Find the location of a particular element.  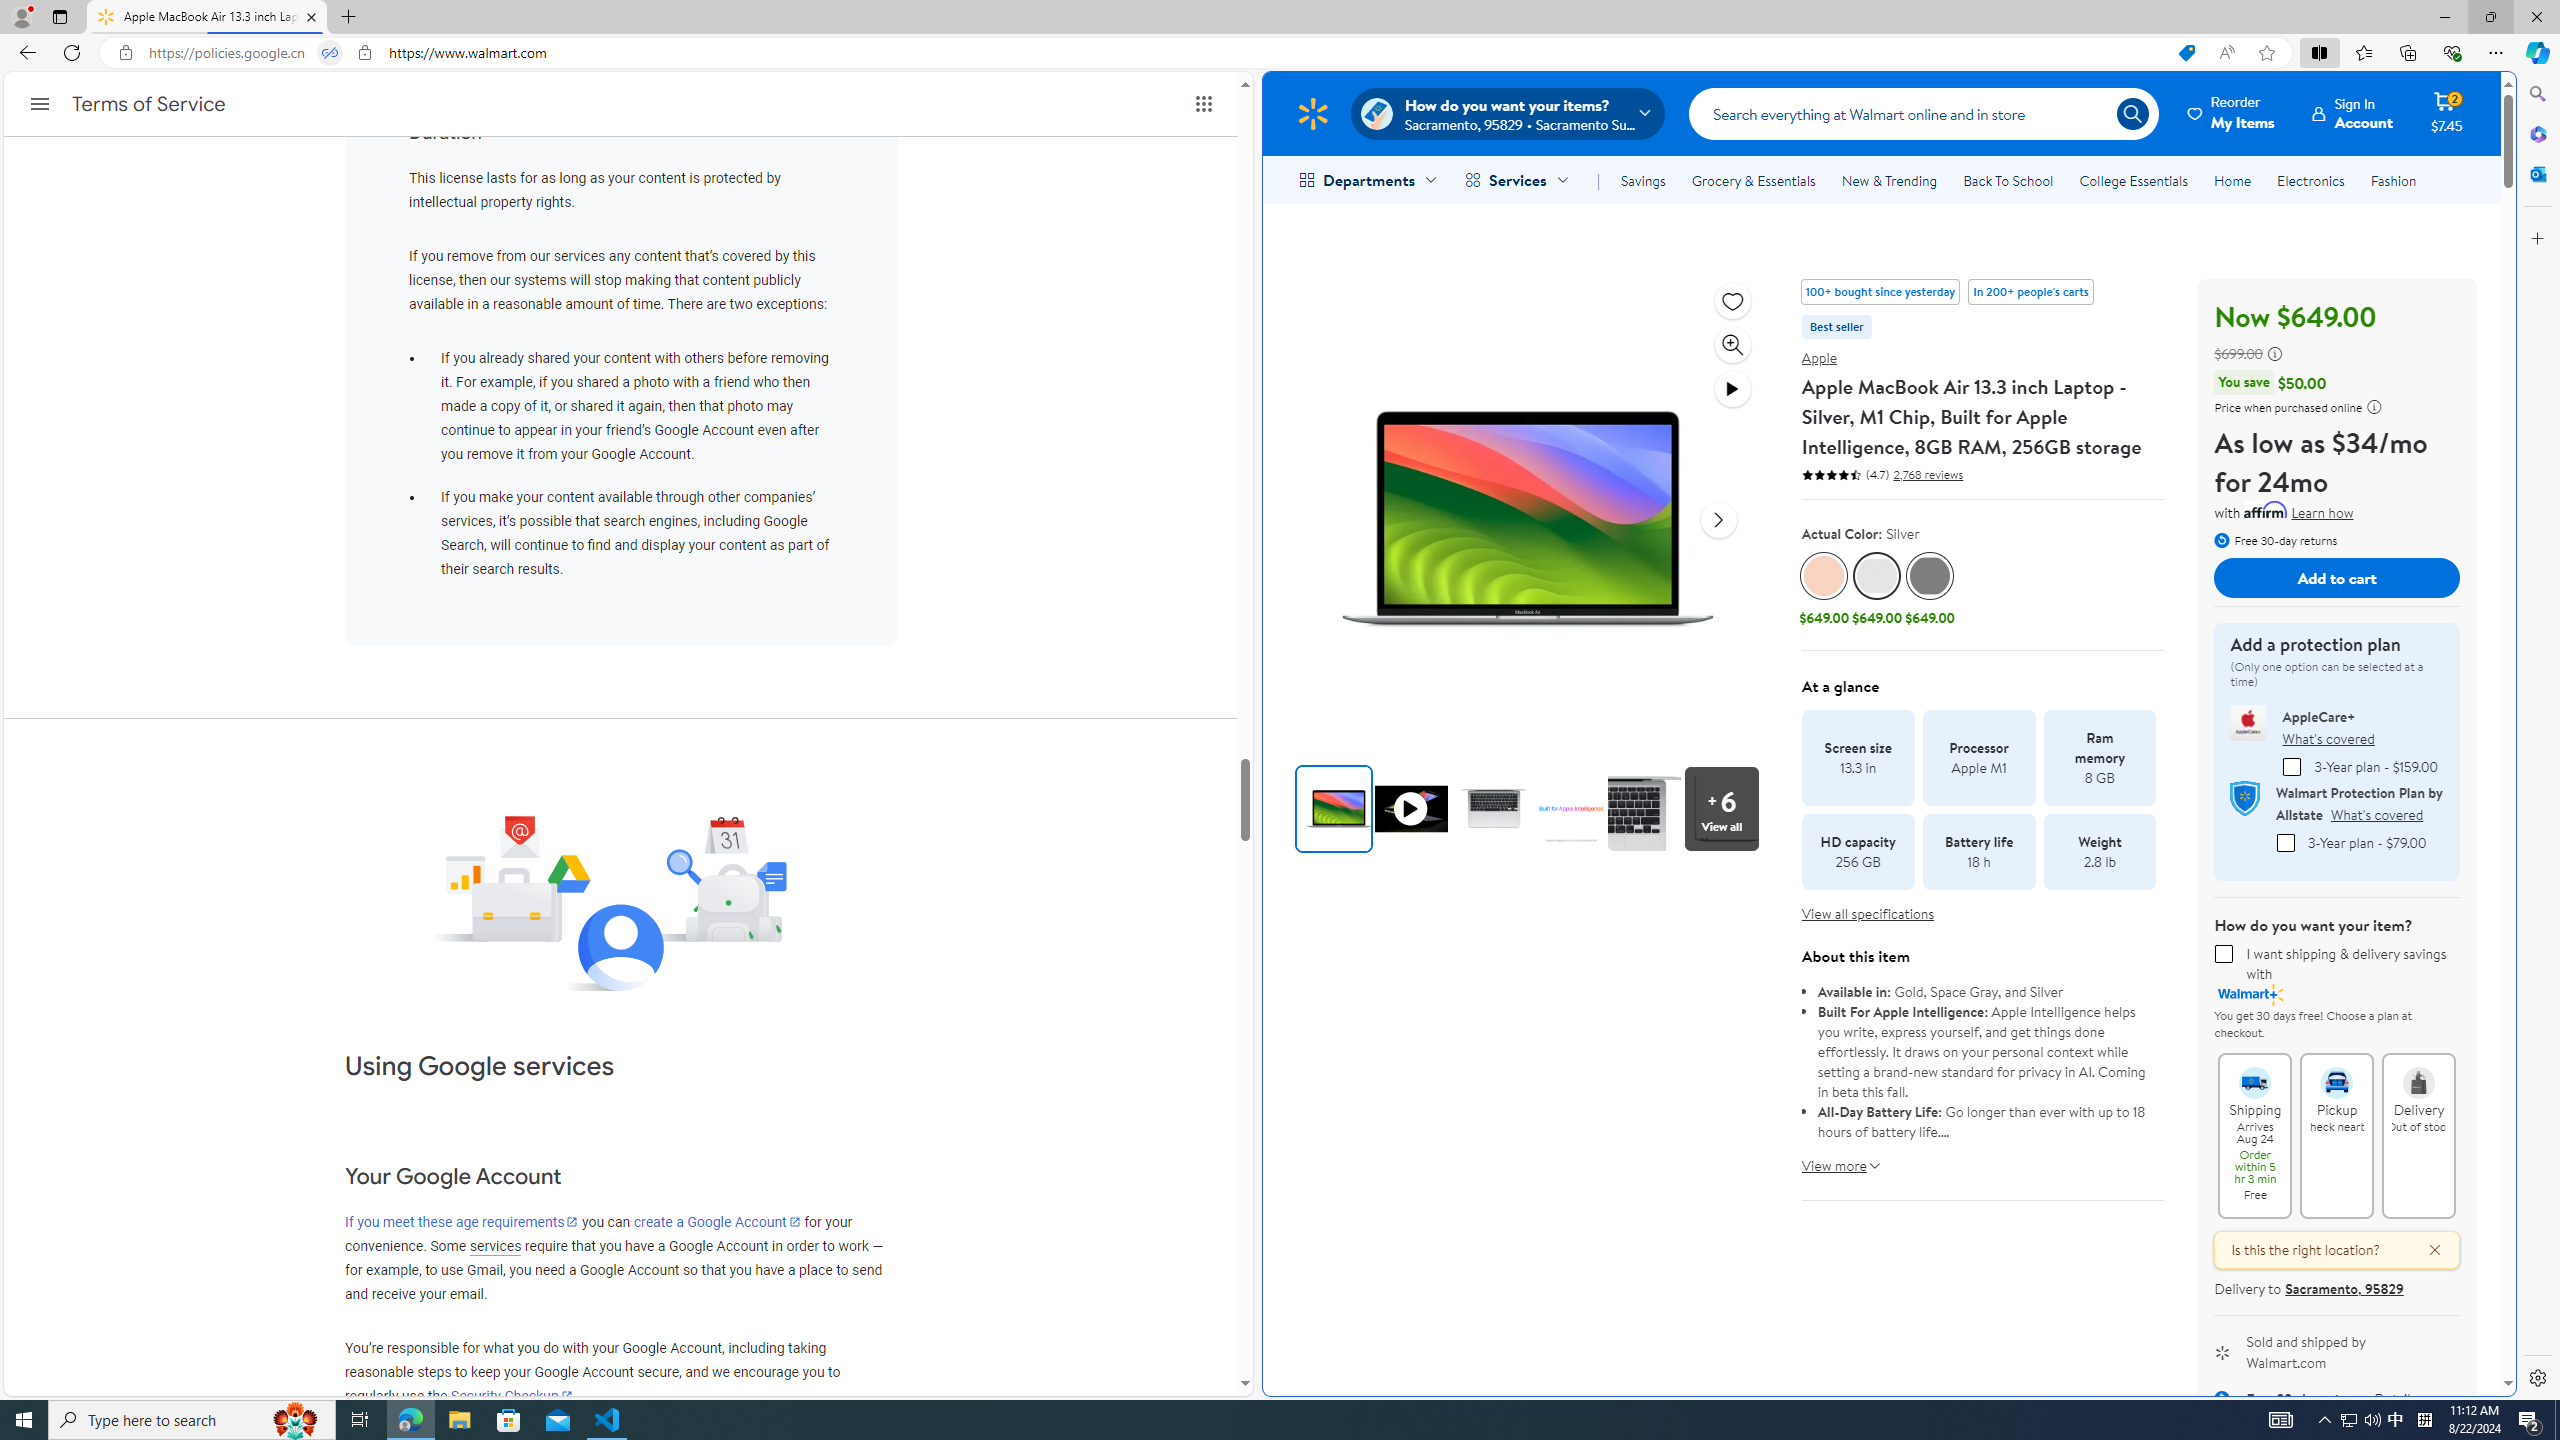

'Gold, $649.00' is located at coordinates (1823, 590).